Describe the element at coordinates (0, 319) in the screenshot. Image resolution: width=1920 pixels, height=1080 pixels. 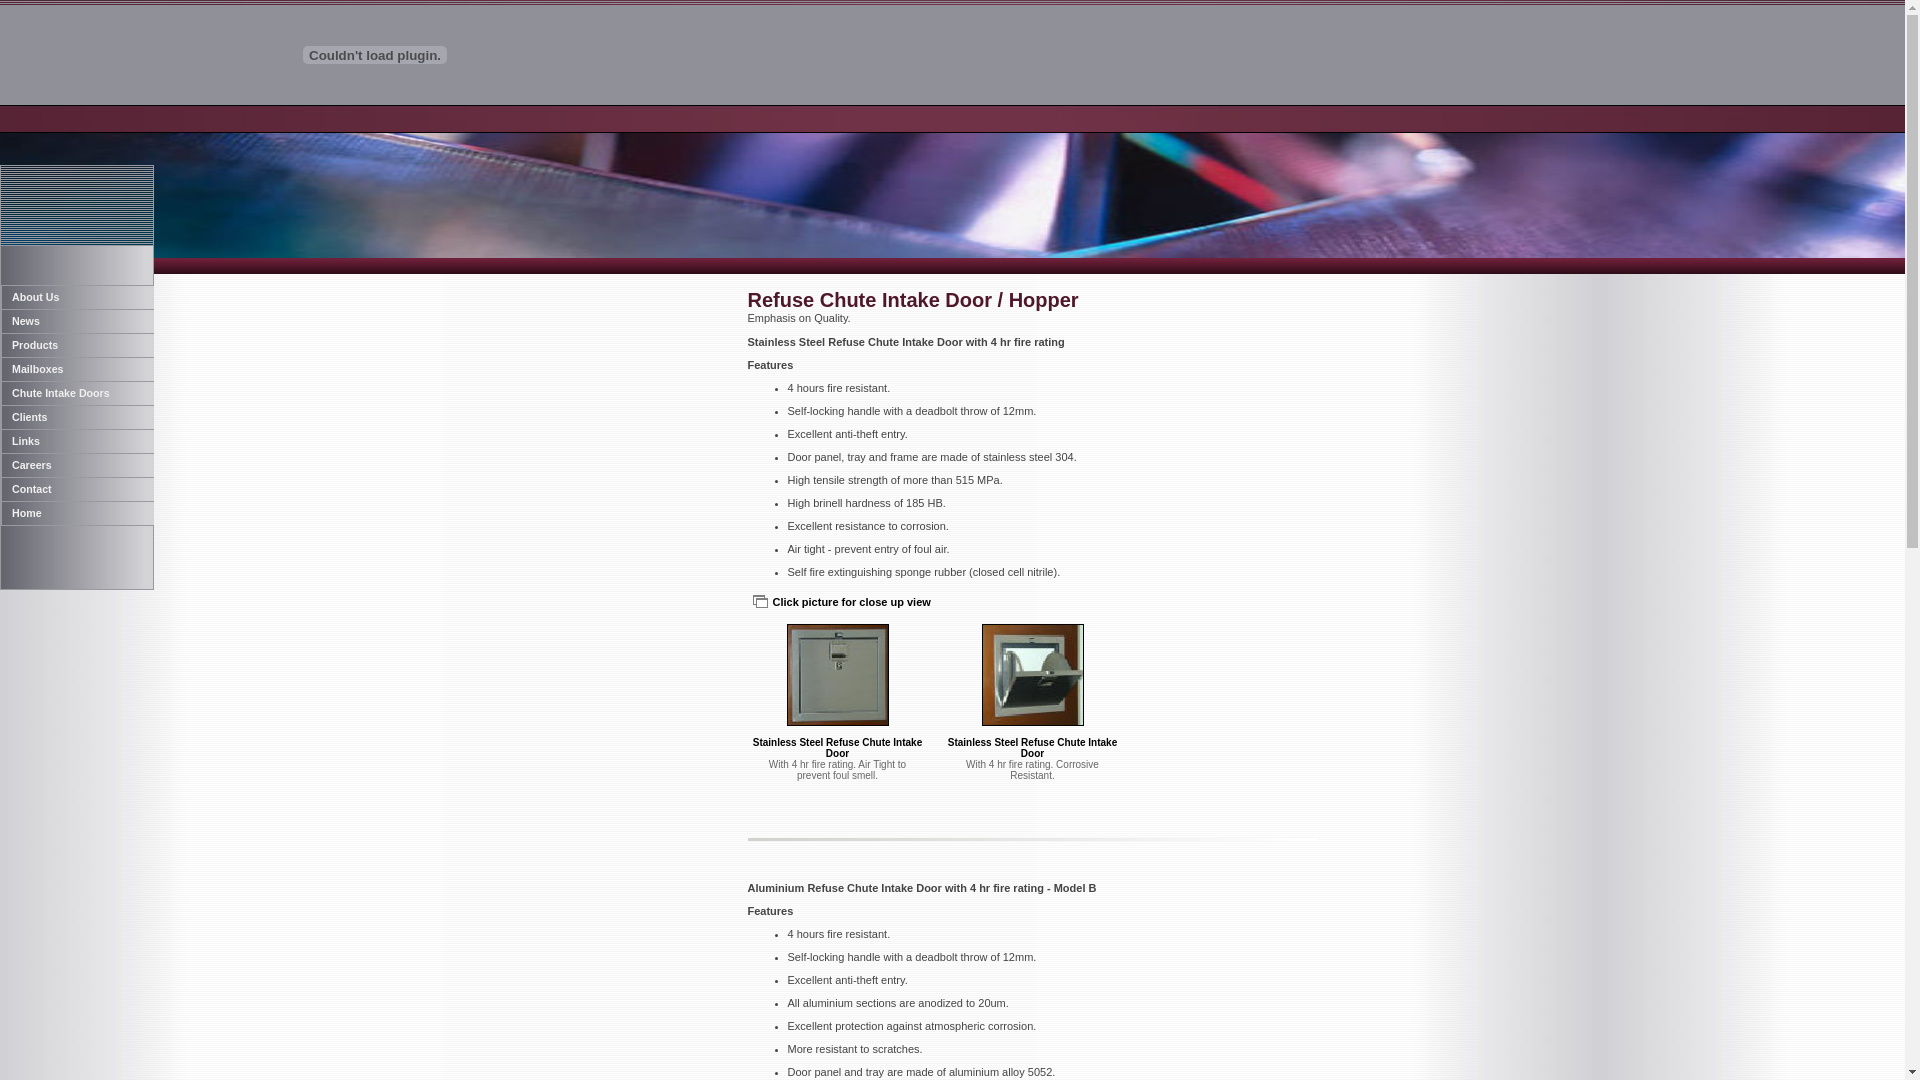
I see `'News'` at that location.